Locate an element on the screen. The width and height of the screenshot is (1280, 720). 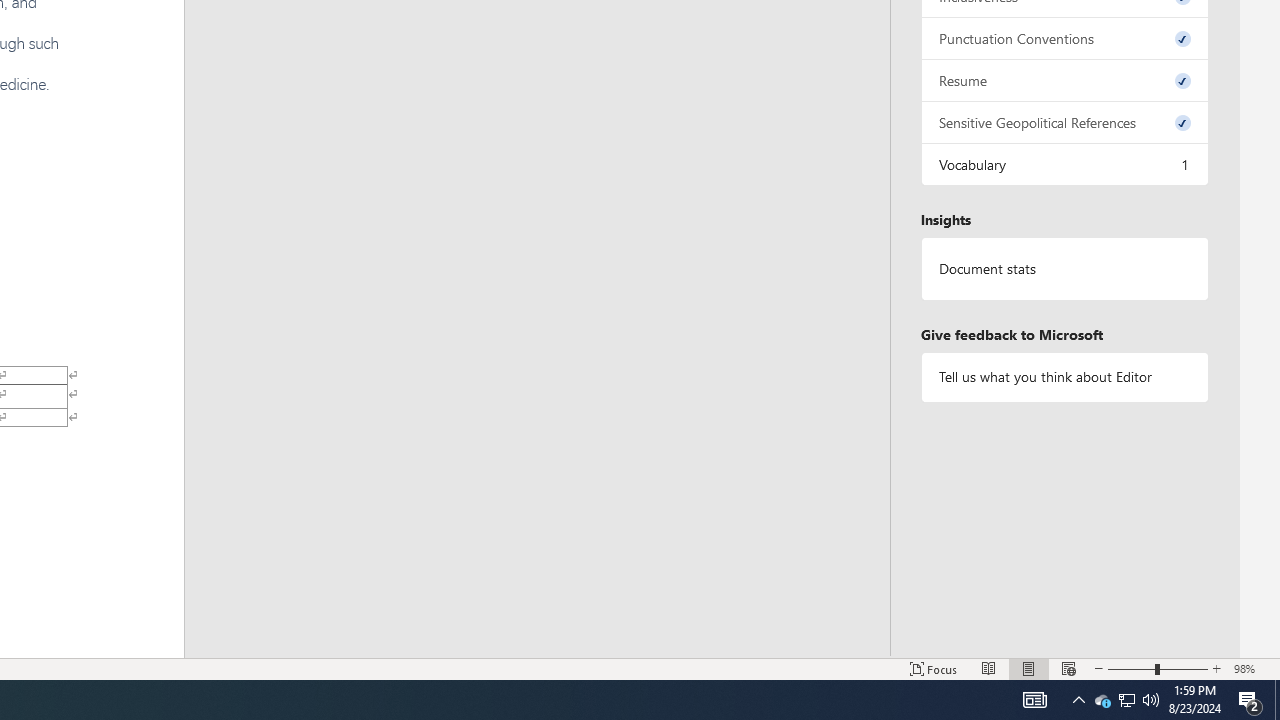
'Zoom Out' is located at coordinates (1131, 669).